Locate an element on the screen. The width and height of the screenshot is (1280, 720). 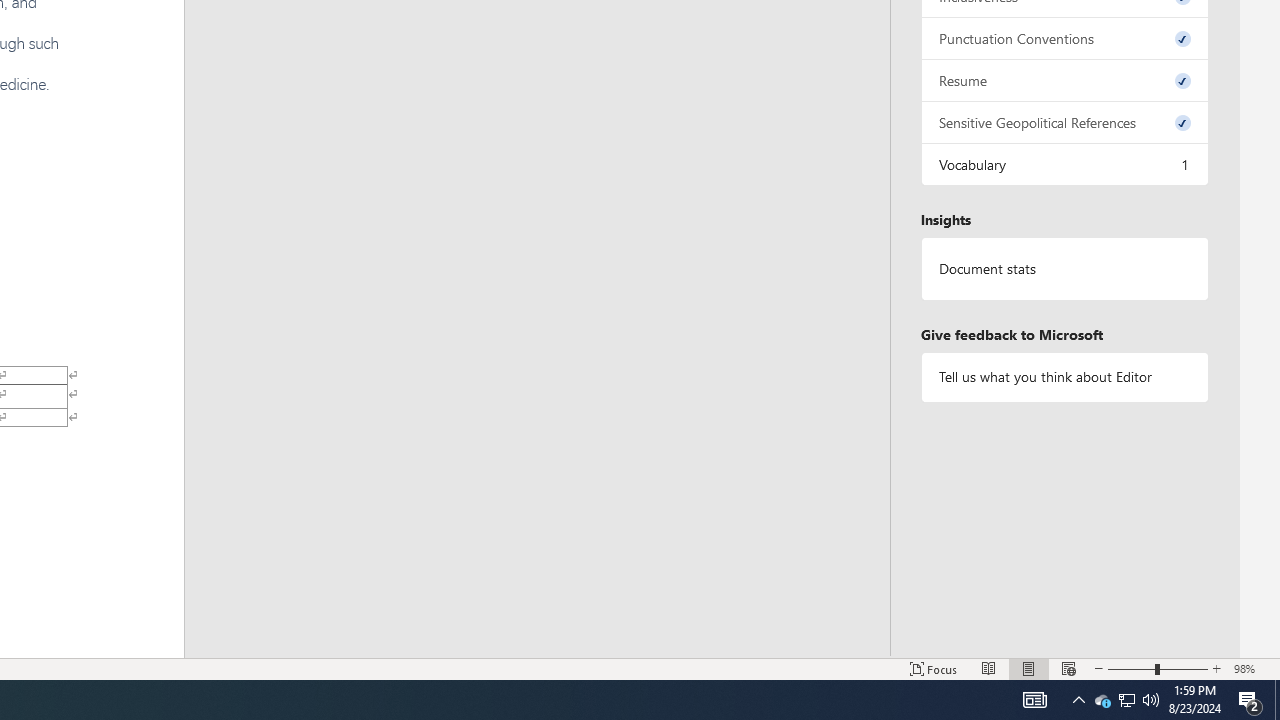
'Zoom Out' is located at coordinates (1131, 669).